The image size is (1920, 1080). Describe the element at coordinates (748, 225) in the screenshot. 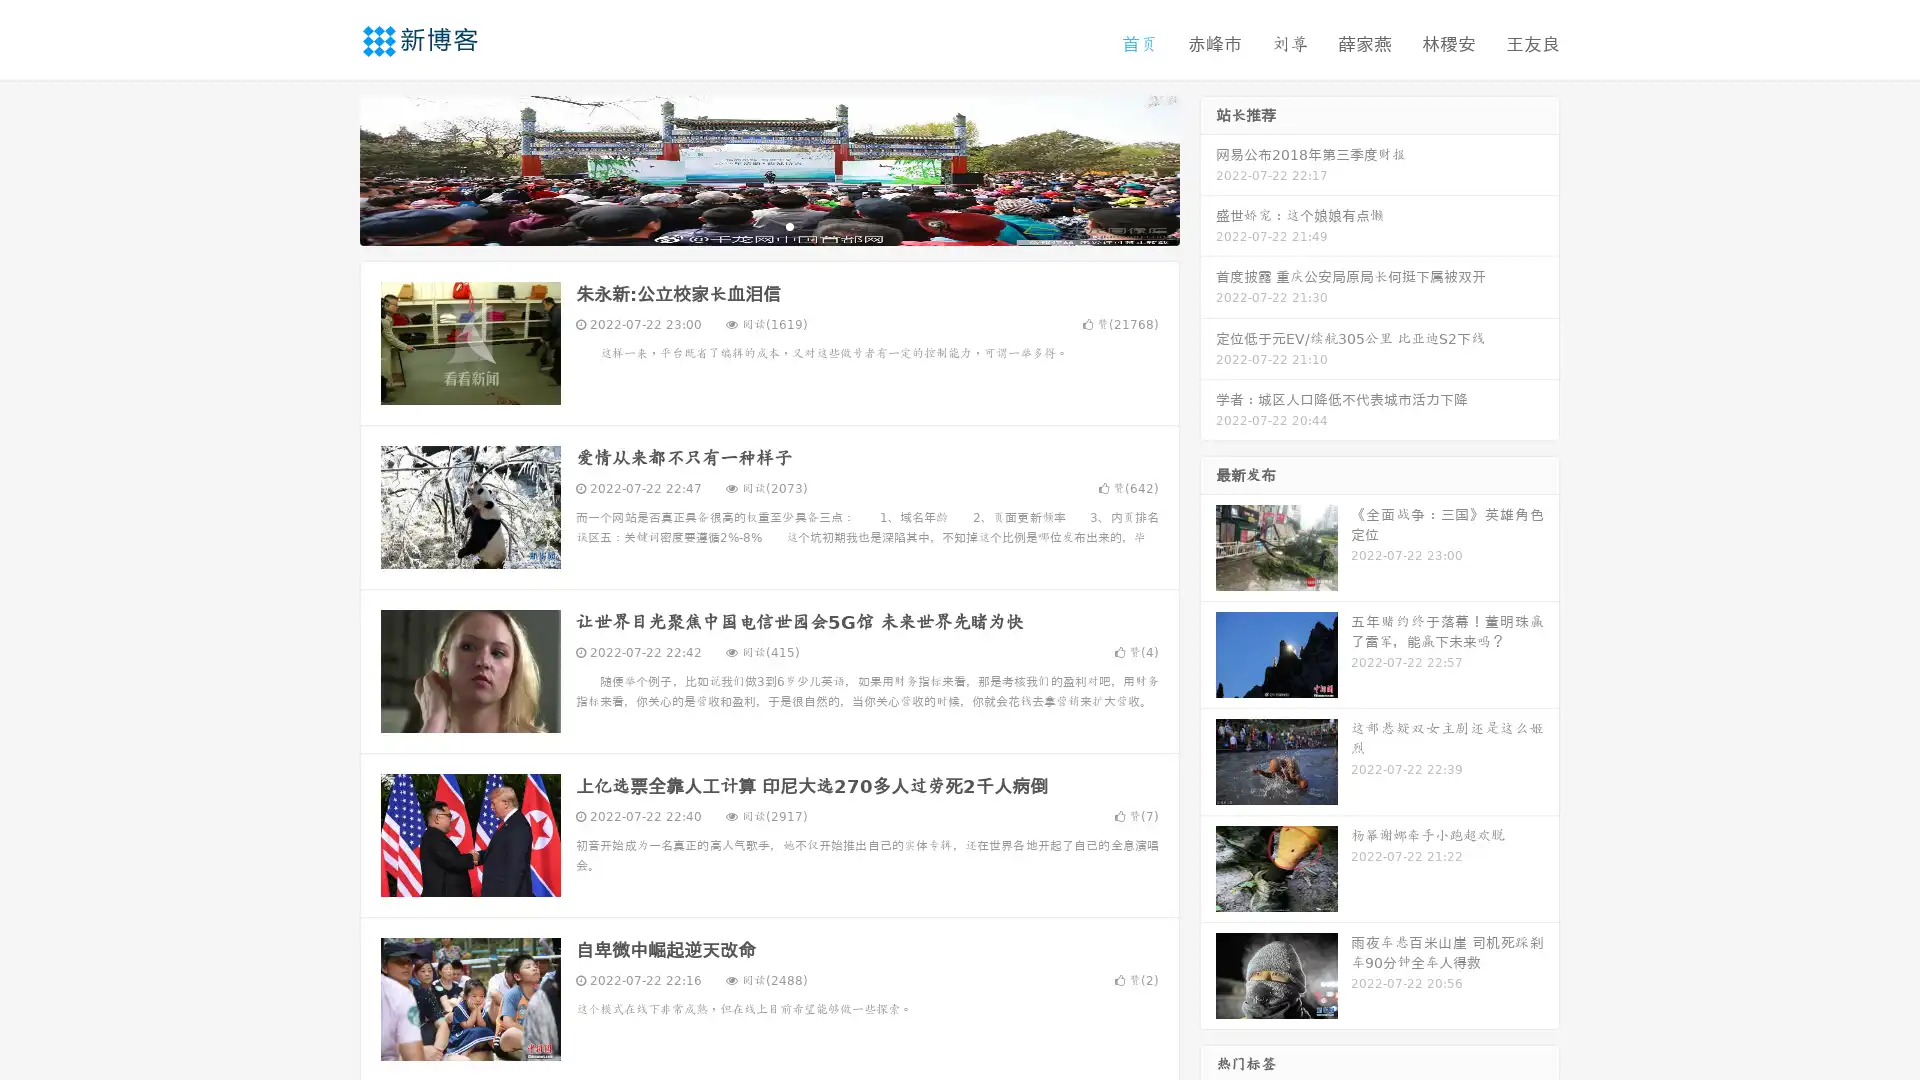

I see `Go to slide 1` at that location.